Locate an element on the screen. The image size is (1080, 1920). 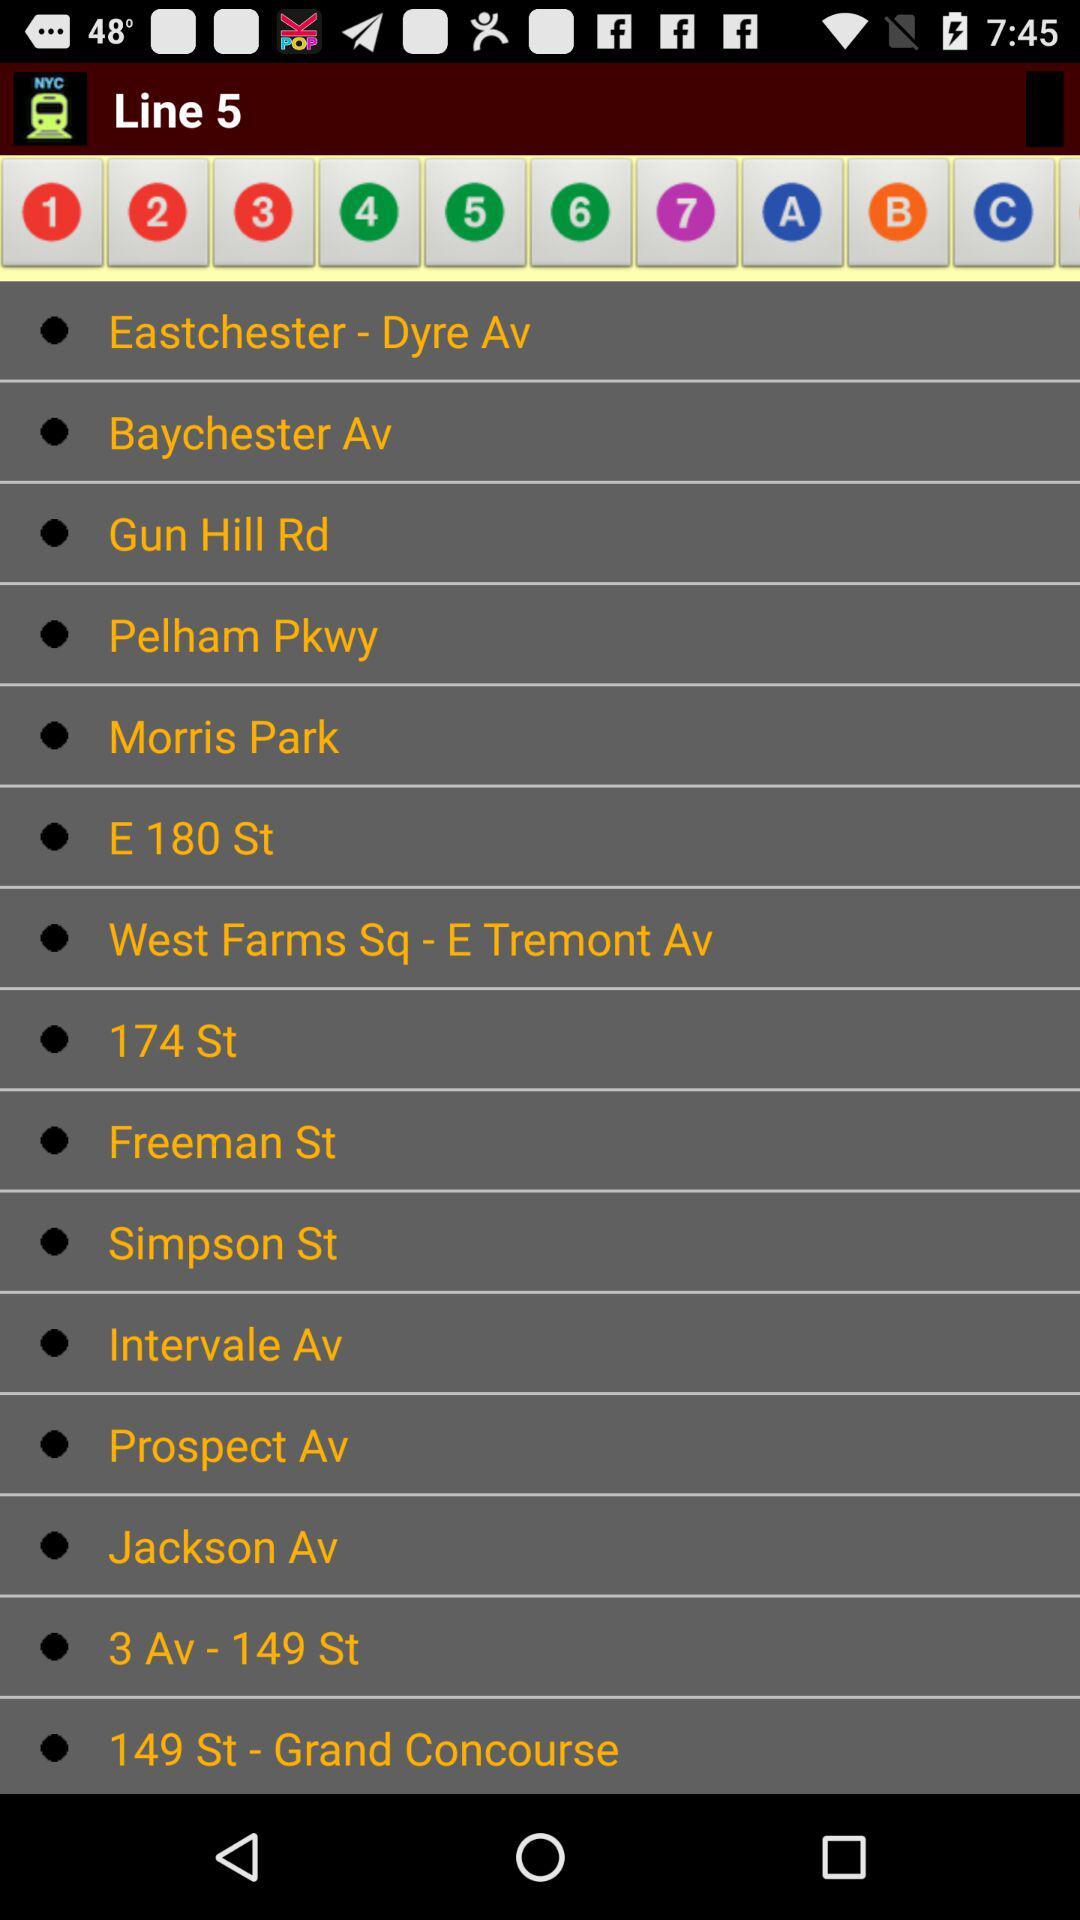
the icon next to the line 5 is located at coordinates (370, 218).